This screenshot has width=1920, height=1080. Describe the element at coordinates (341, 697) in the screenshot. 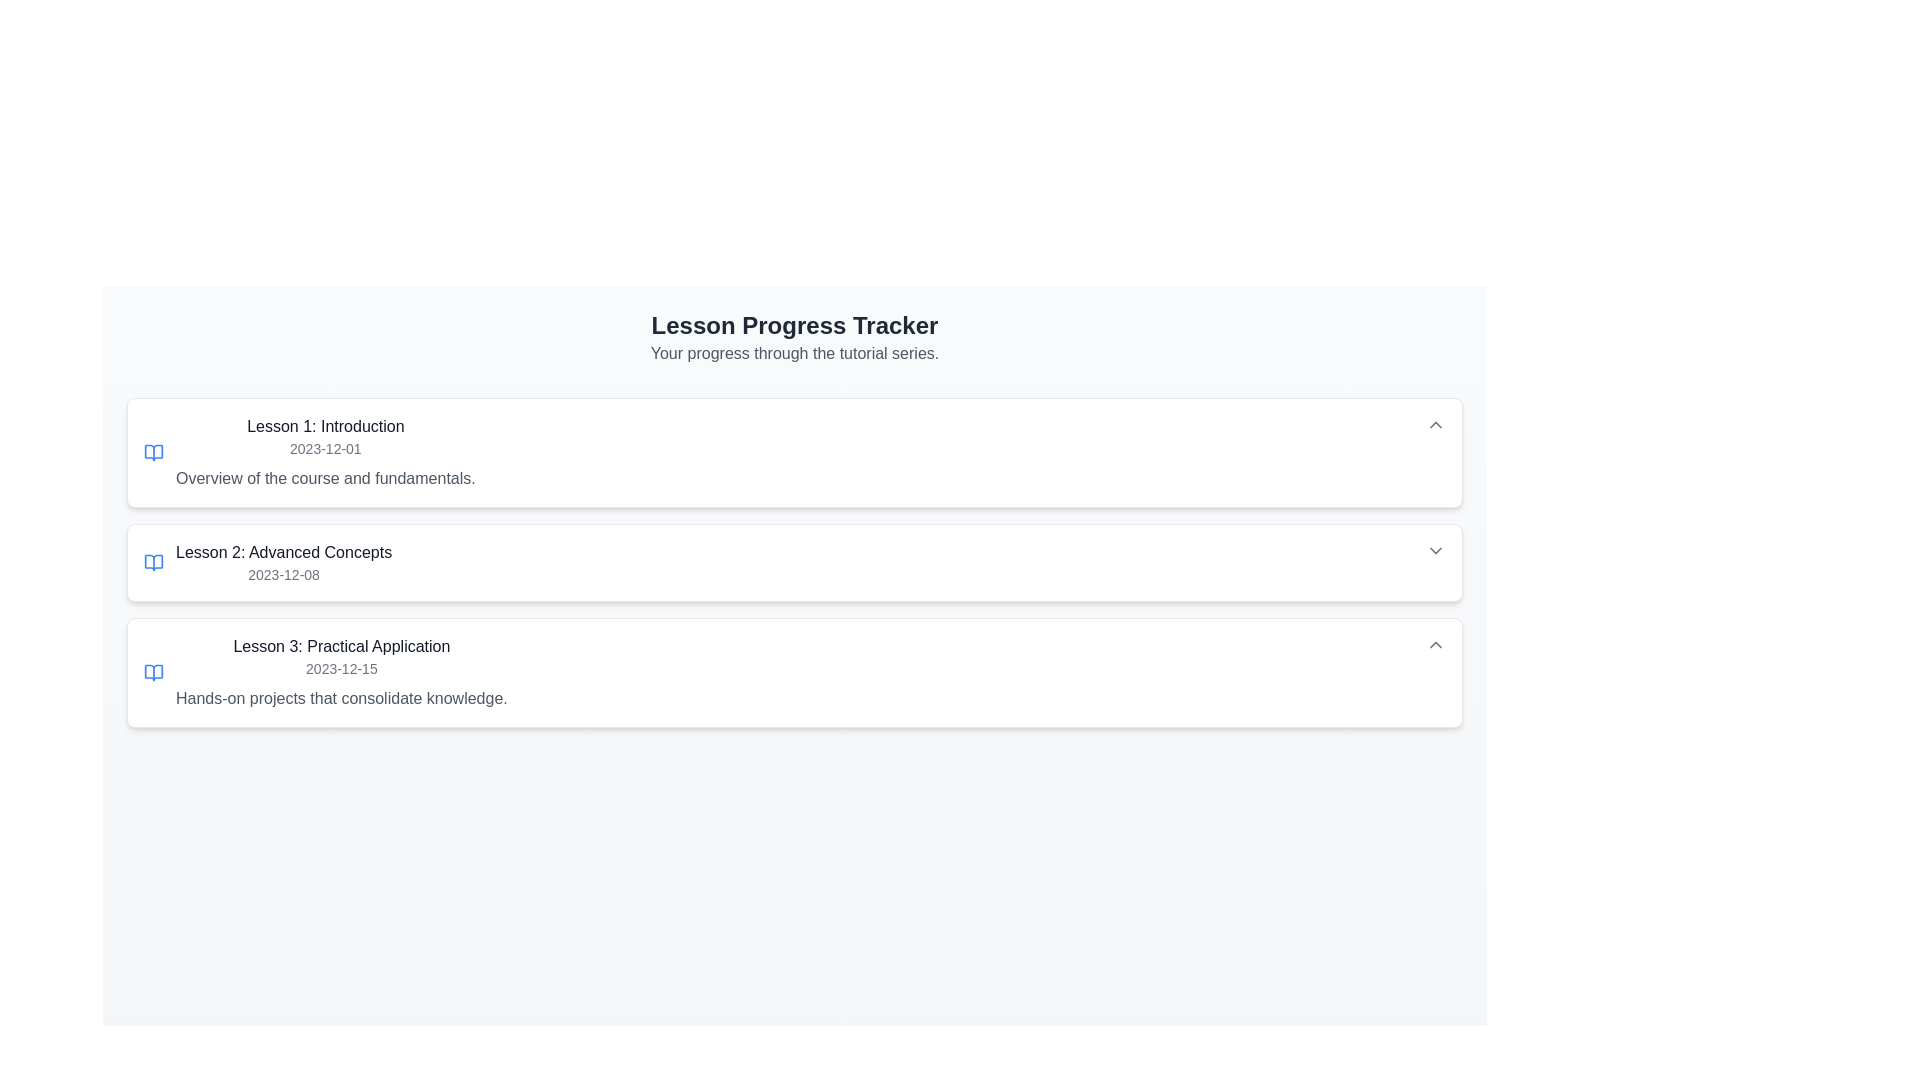

I see `the static text element that provides a description about the lesson focusing on practical application, located below 'Lesson 3: Practical Application' and '2023-12-15'` at that location.